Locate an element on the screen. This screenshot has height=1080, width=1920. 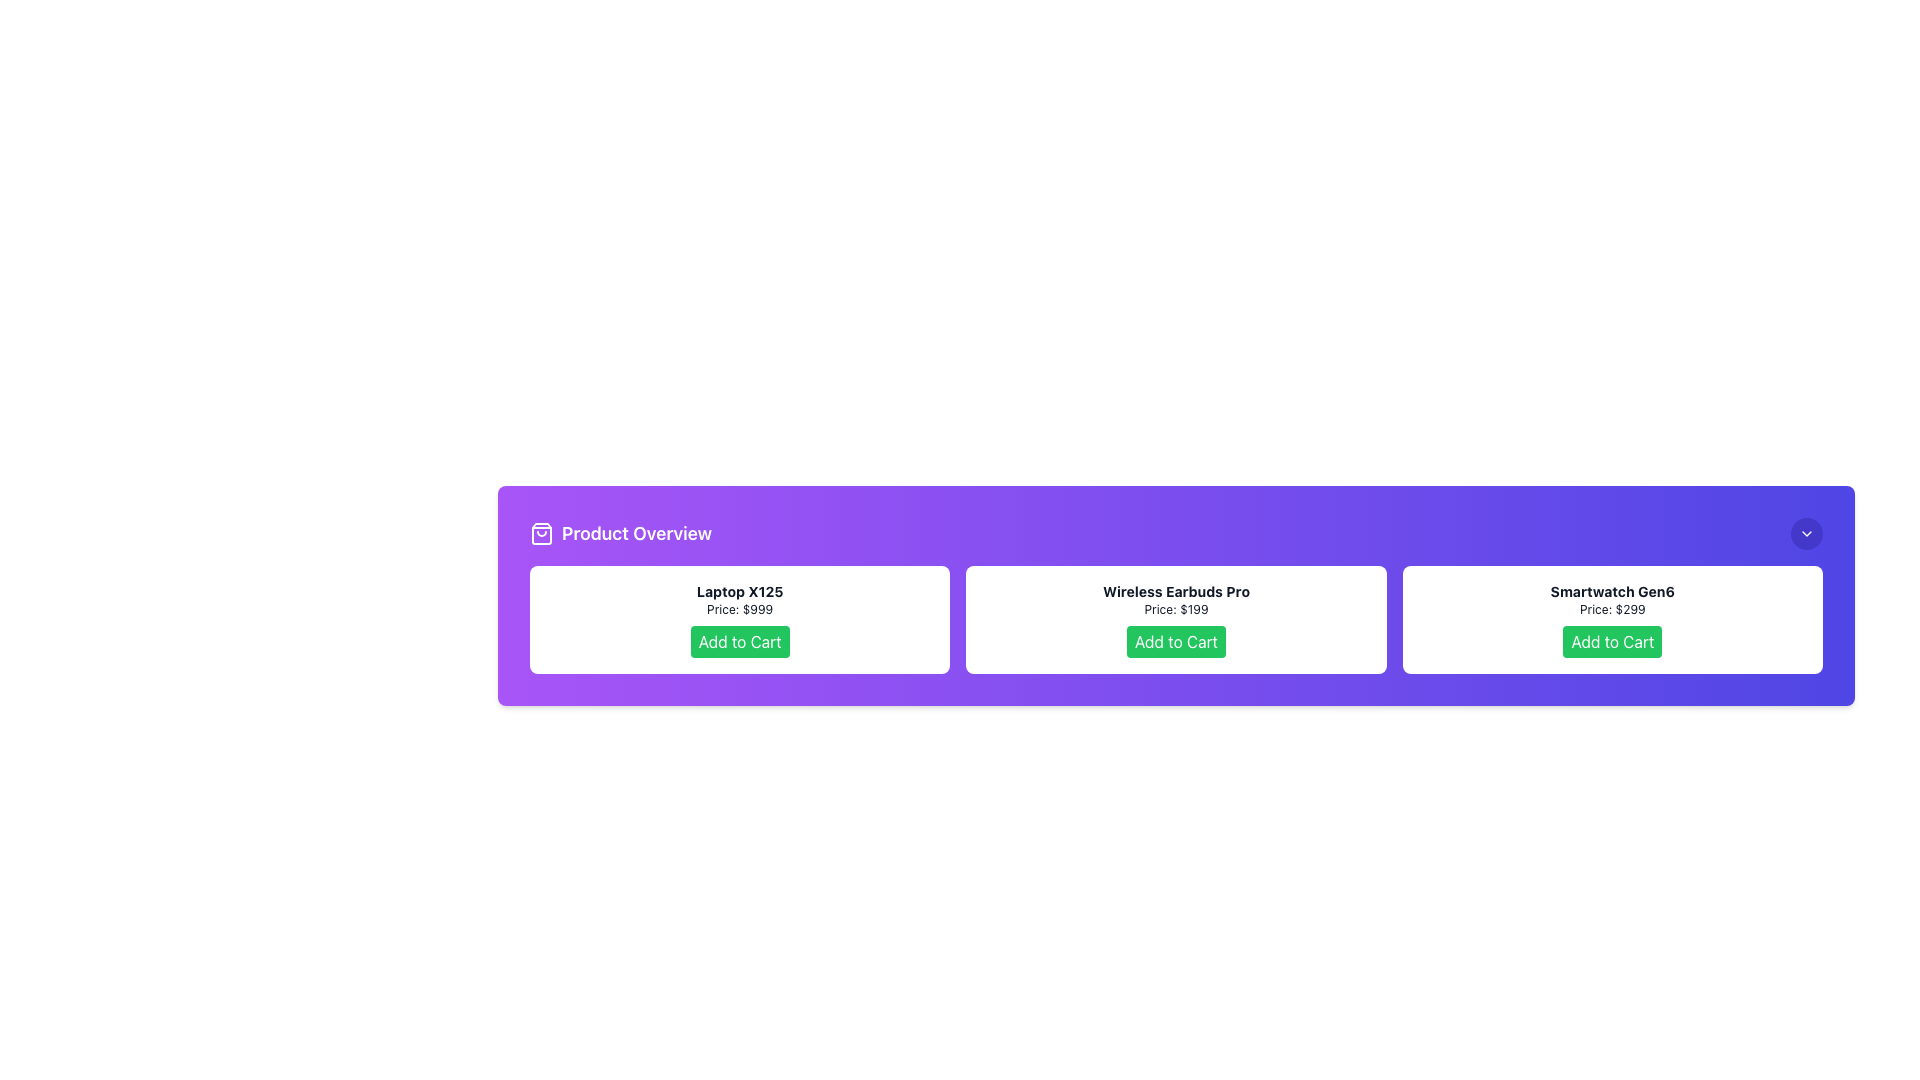
the informational Text Label displaying the price of the product, located below the product title 'Wireless Earbuds Pro' and above the 'Add to Cart' button is located at coordinates (1176, 608).